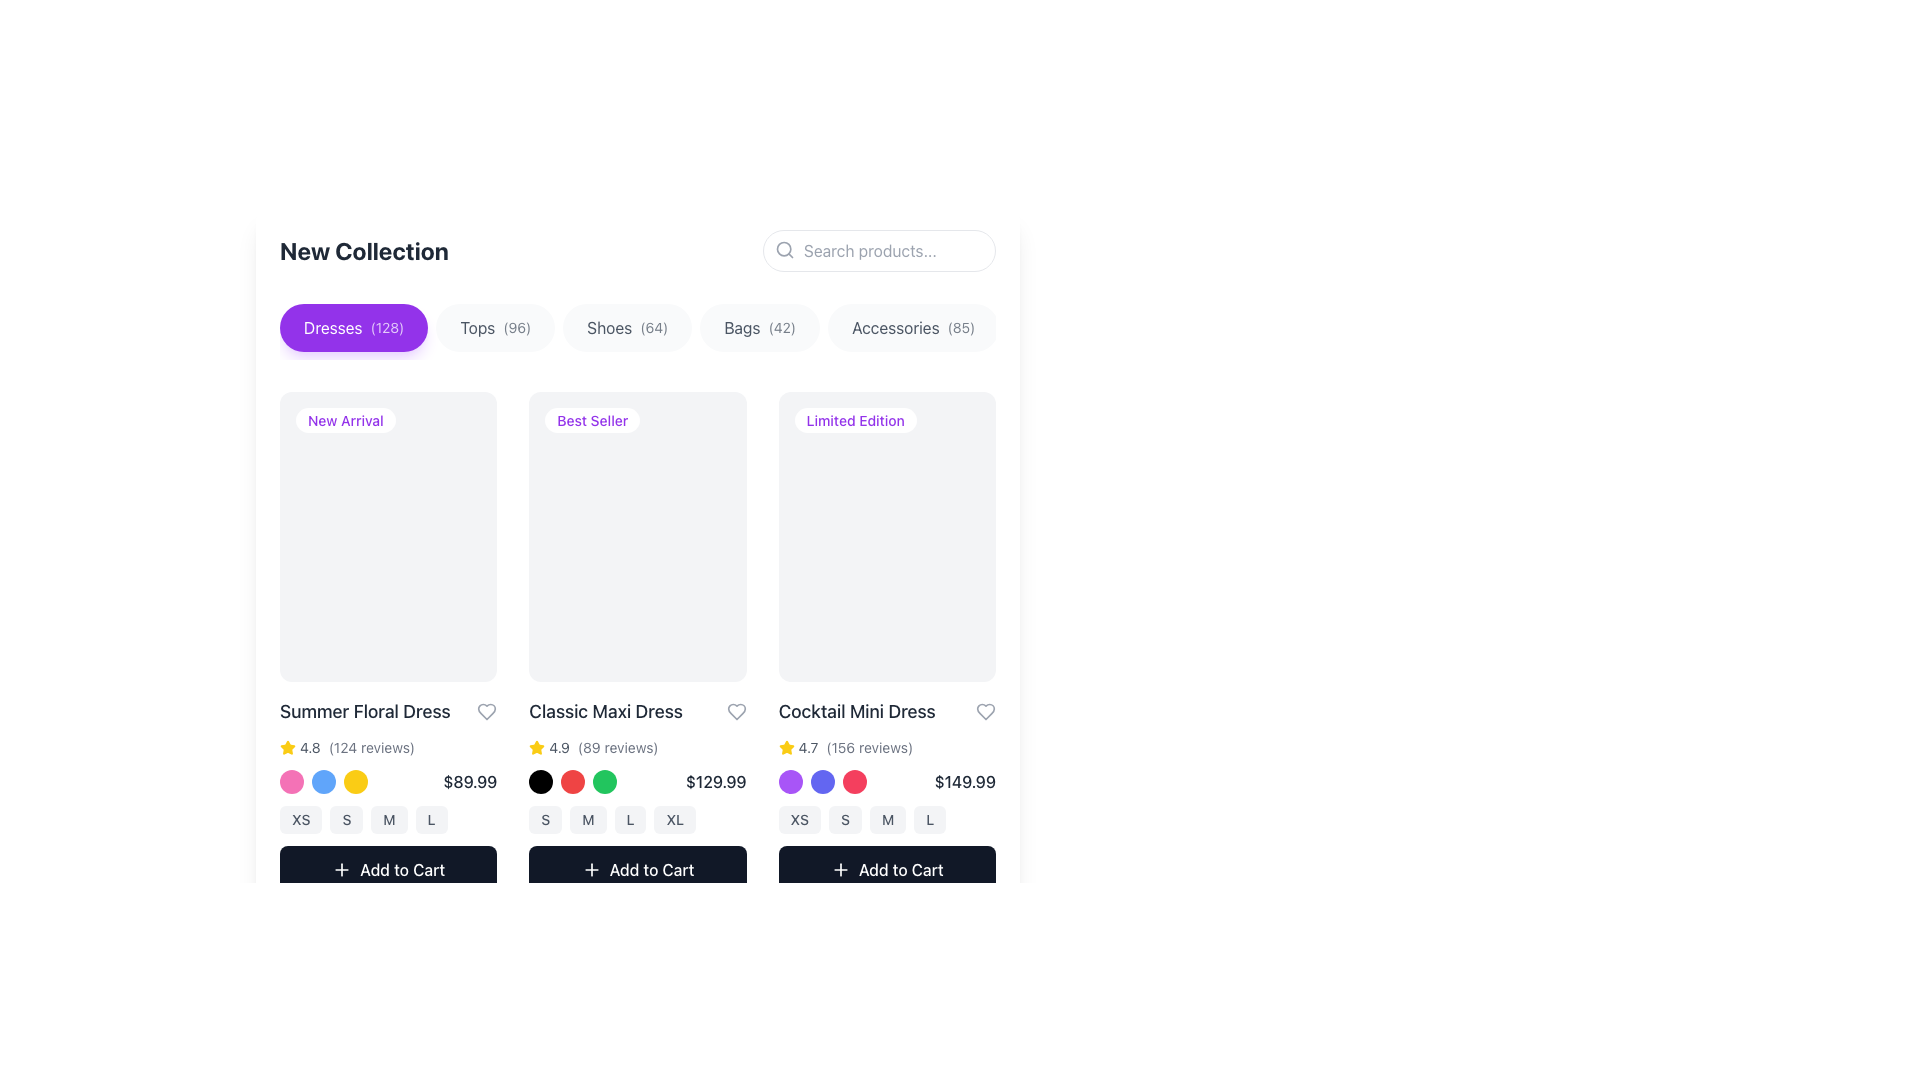 This screenshot has height=1080, width=1920. What do you see at coordinates (309, 747) in the screenshot?
I see `the numerical text label displaying '4.8' which is part of the rating display for the 'Summer Floral Dress' product` at bounding box center [309, 747].